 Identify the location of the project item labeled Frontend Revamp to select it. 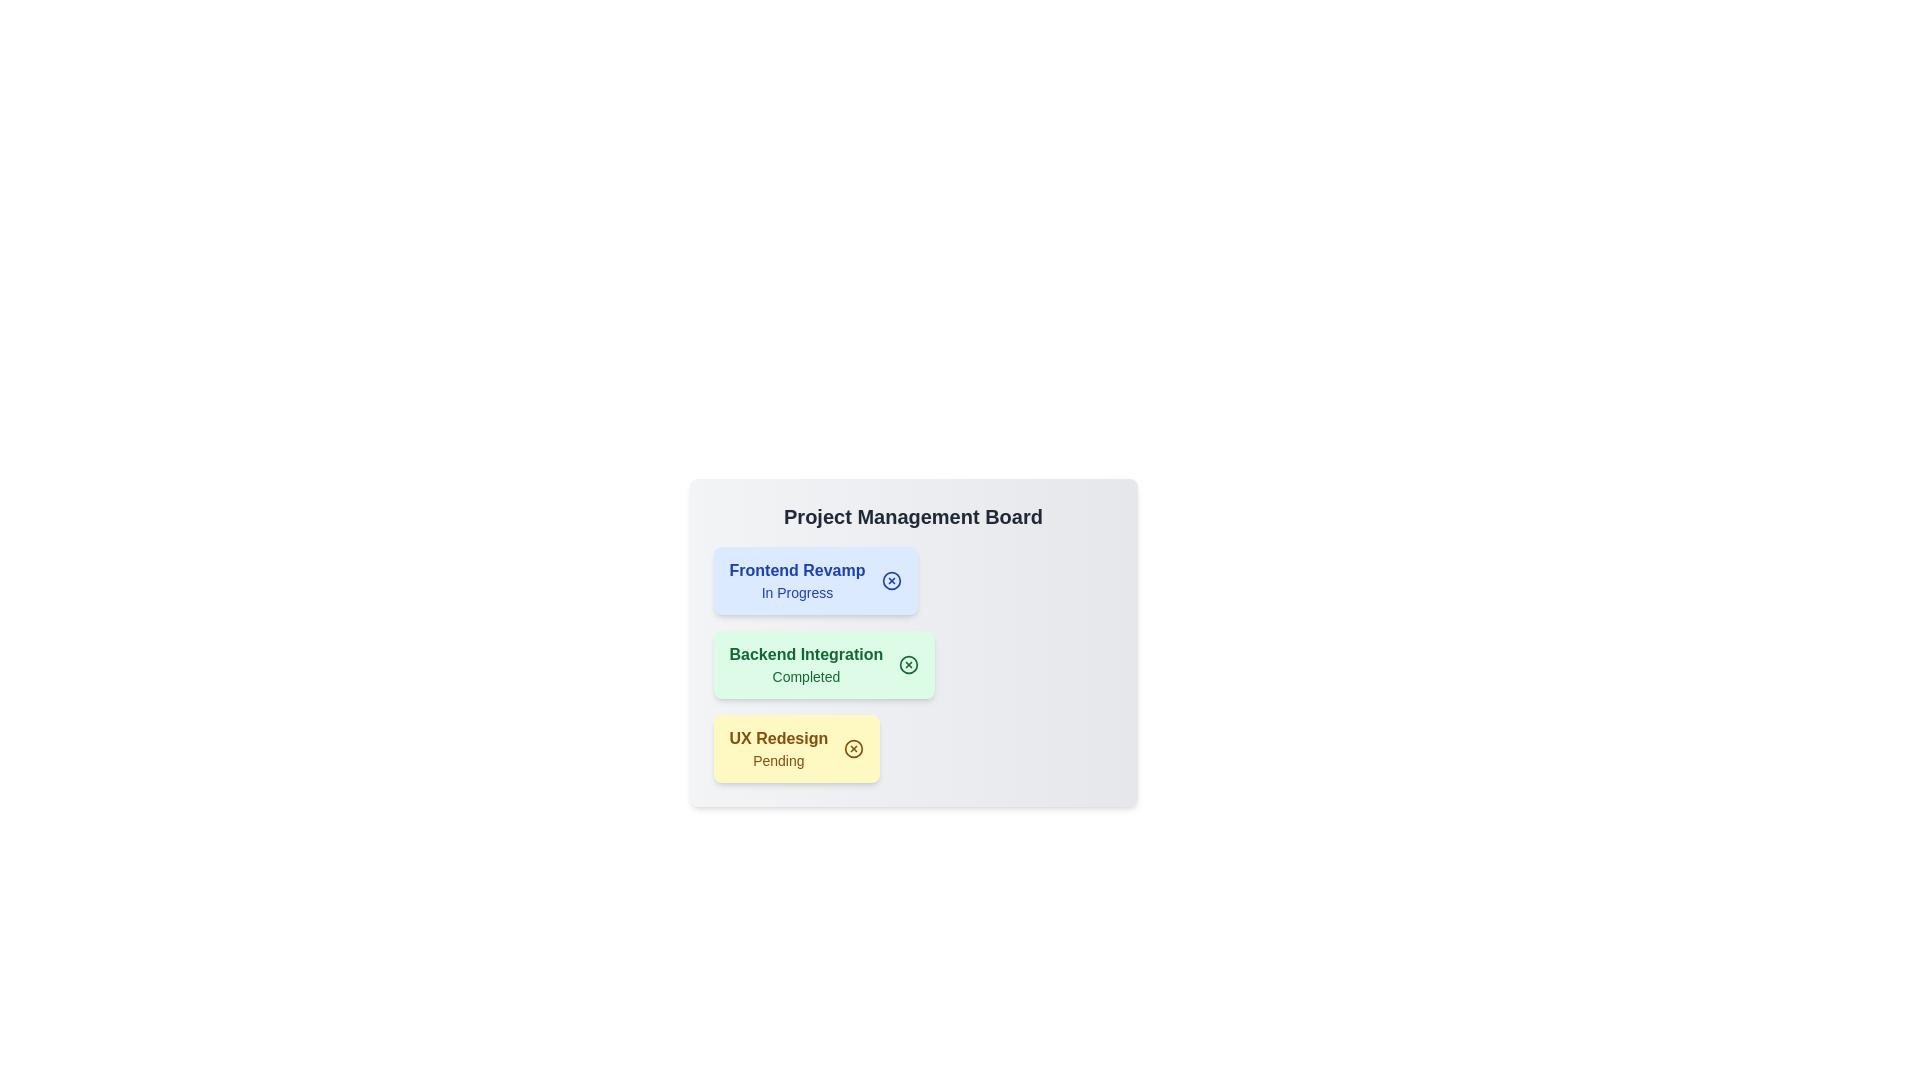
(796, 581).